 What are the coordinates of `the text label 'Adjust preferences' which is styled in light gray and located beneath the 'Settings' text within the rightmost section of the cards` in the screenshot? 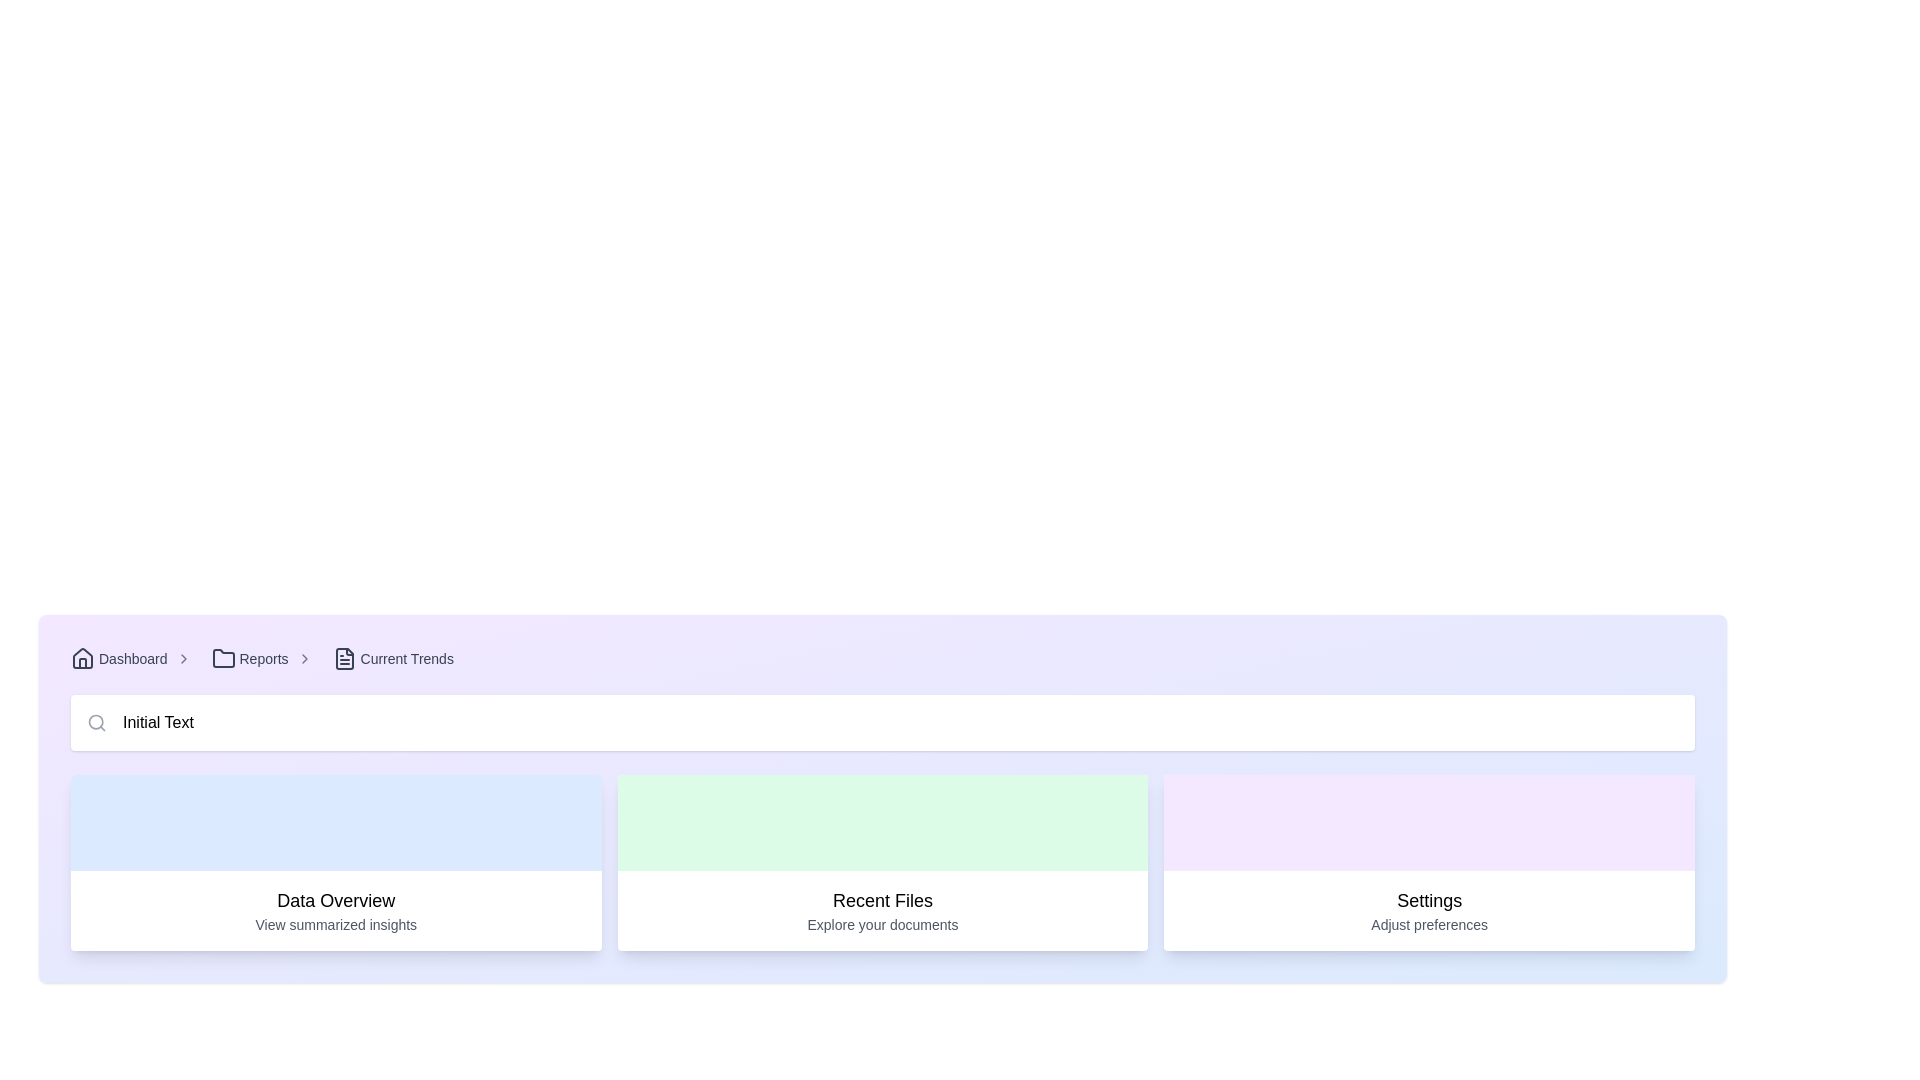 It's located at (1428, 925).